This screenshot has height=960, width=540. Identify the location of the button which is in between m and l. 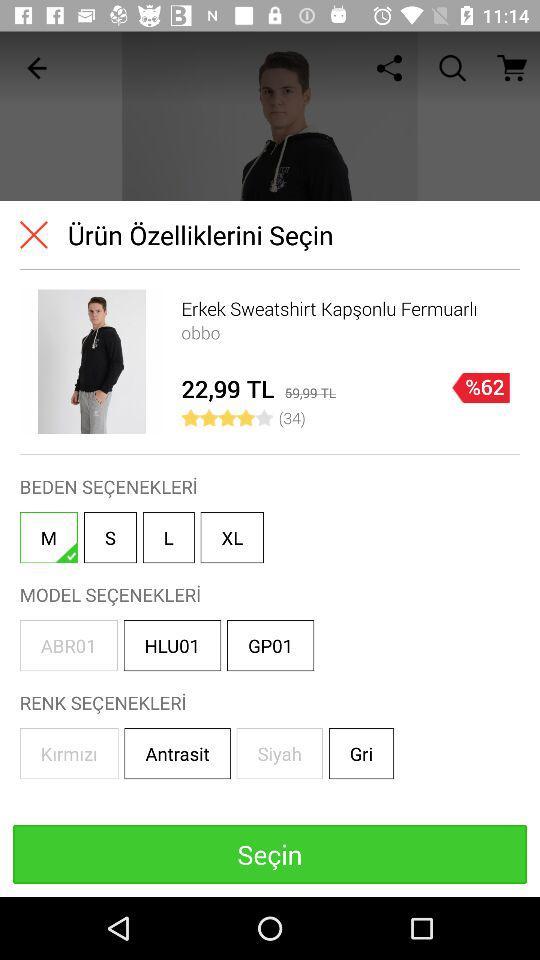
(110, 536).